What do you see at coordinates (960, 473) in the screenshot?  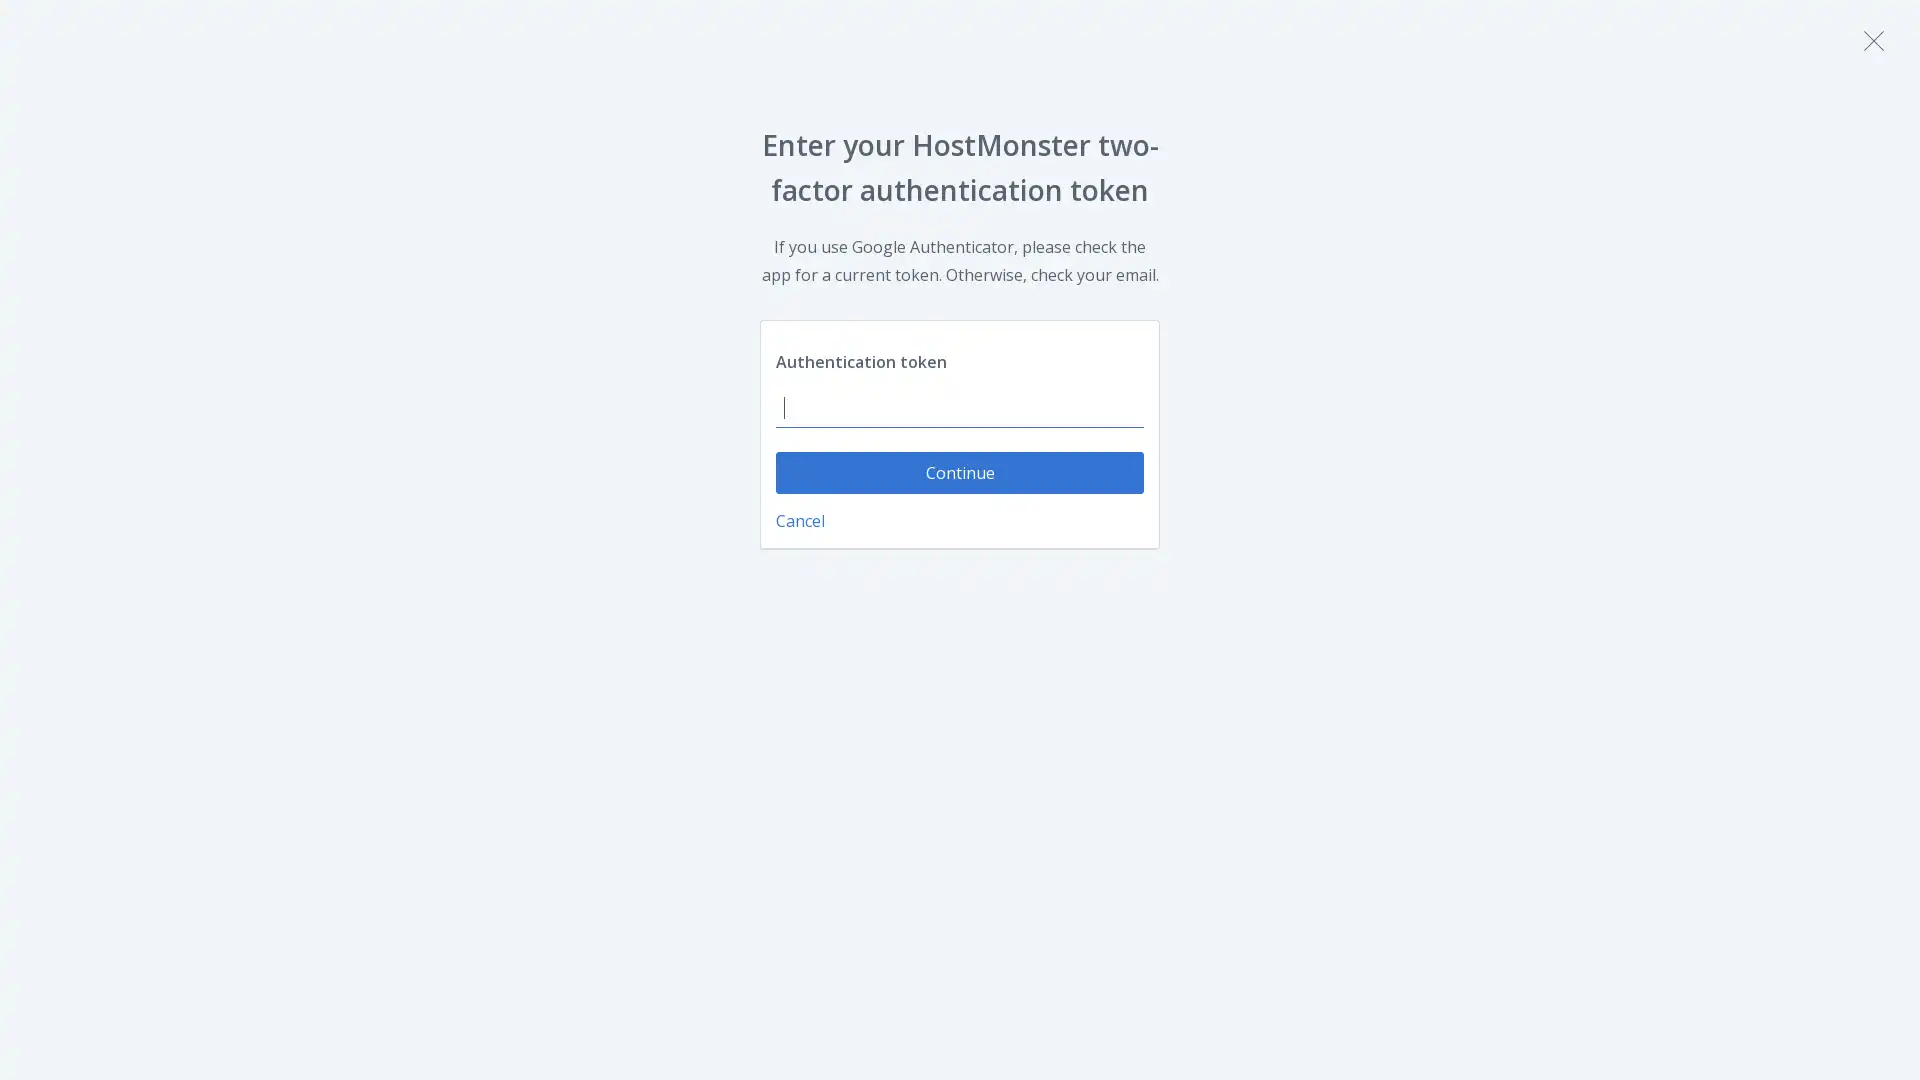 I see `Continue` at bounding box center [960, 473].